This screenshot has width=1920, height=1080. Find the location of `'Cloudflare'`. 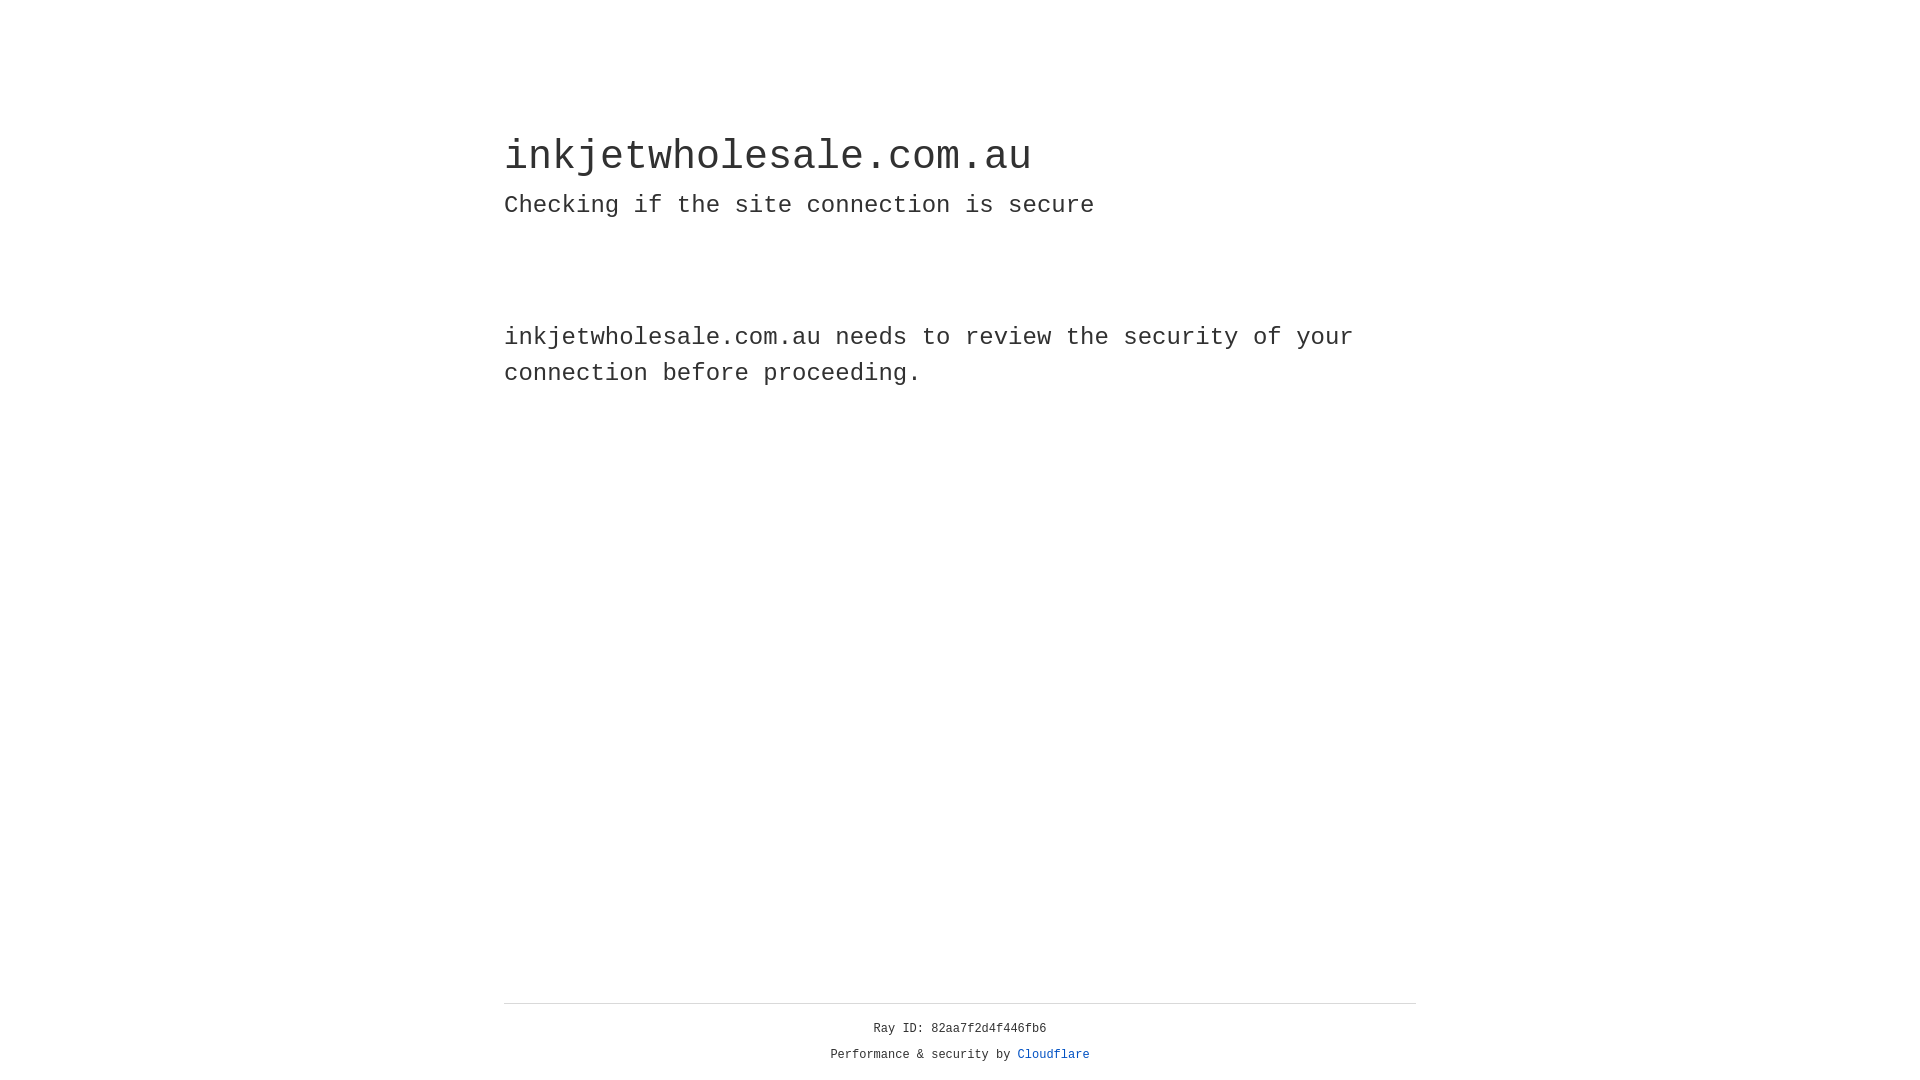

'Cloudflare' is located at coordinates (1053, 1054).